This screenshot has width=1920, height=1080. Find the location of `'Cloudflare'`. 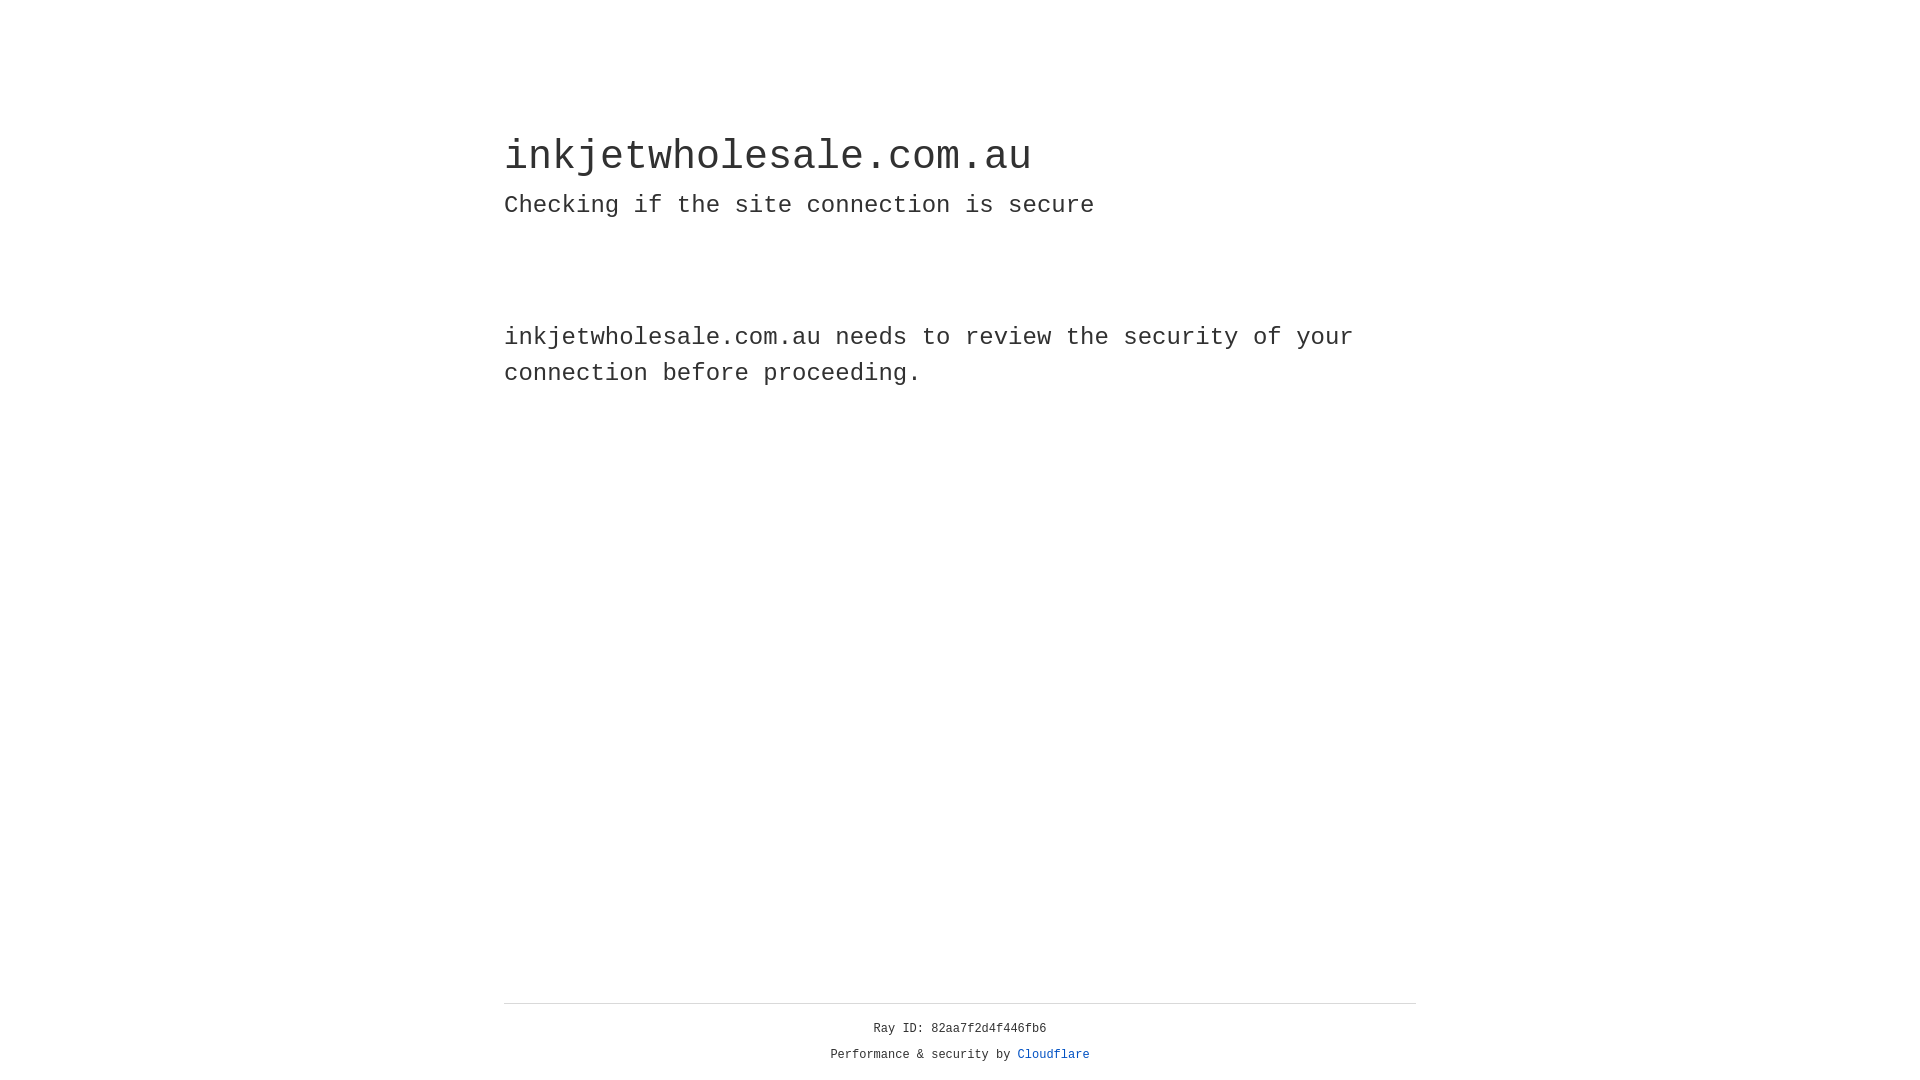

'Cloudflare' is located at coordinates (1053, 1054).